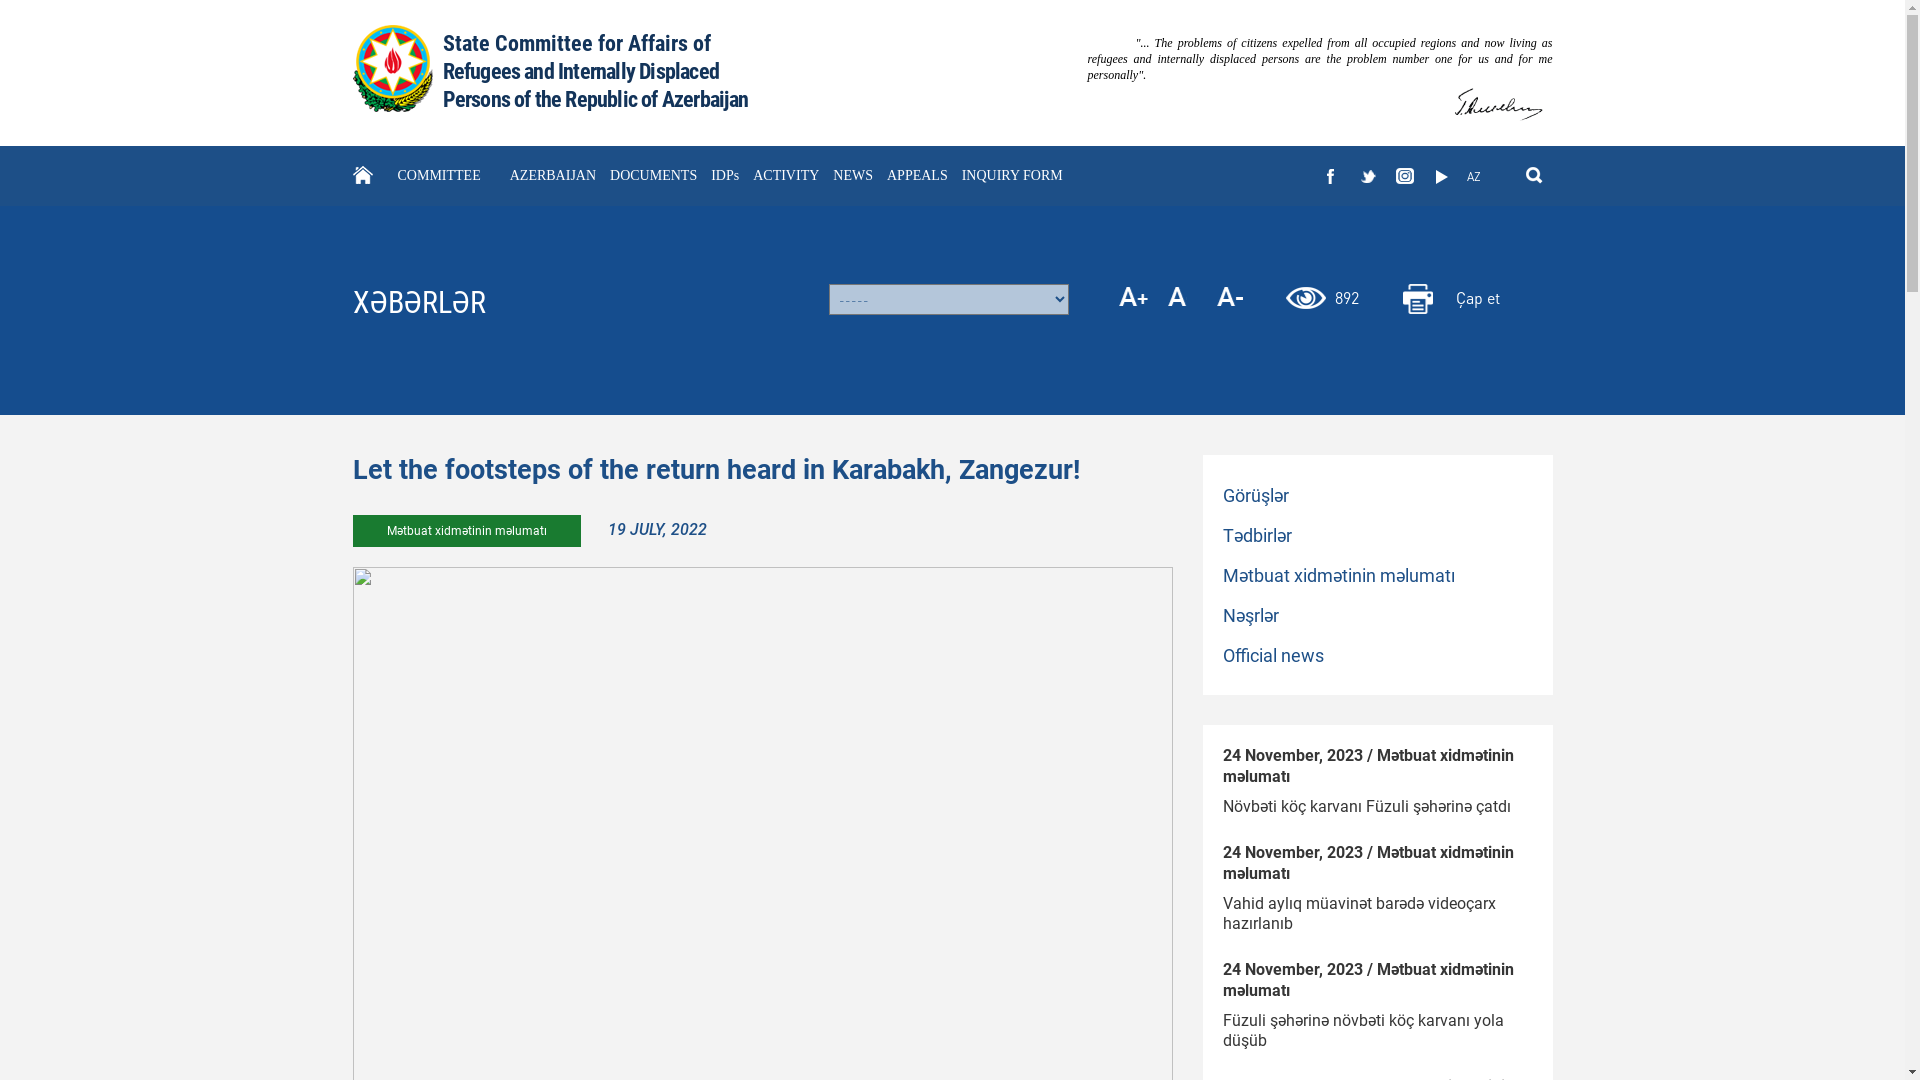 This screenshot has width=1920, height=1080. What do you see at coordinates (1459, 176) in the screenshot?
I see `'AZ'` at bounding box center [1459, 176].